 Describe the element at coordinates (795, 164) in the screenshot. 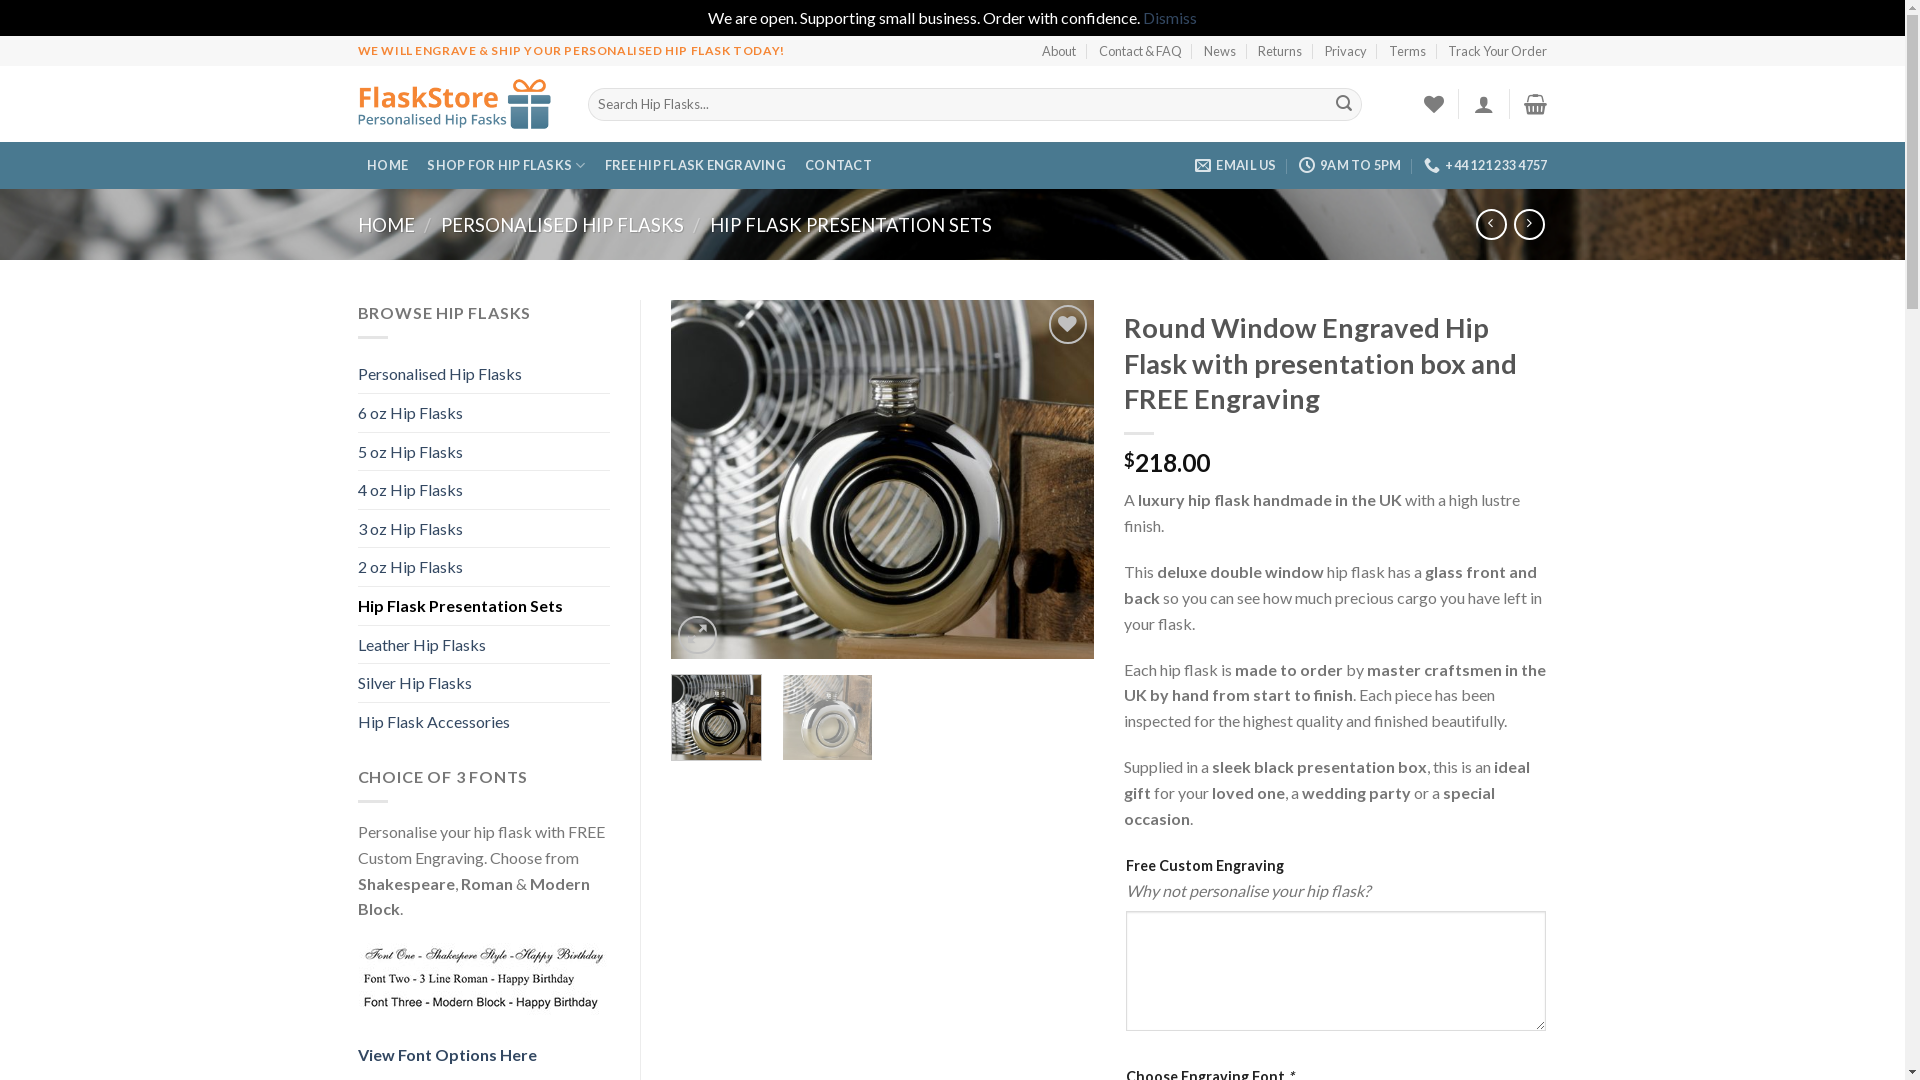

I see `'CONTACT'` at that location.